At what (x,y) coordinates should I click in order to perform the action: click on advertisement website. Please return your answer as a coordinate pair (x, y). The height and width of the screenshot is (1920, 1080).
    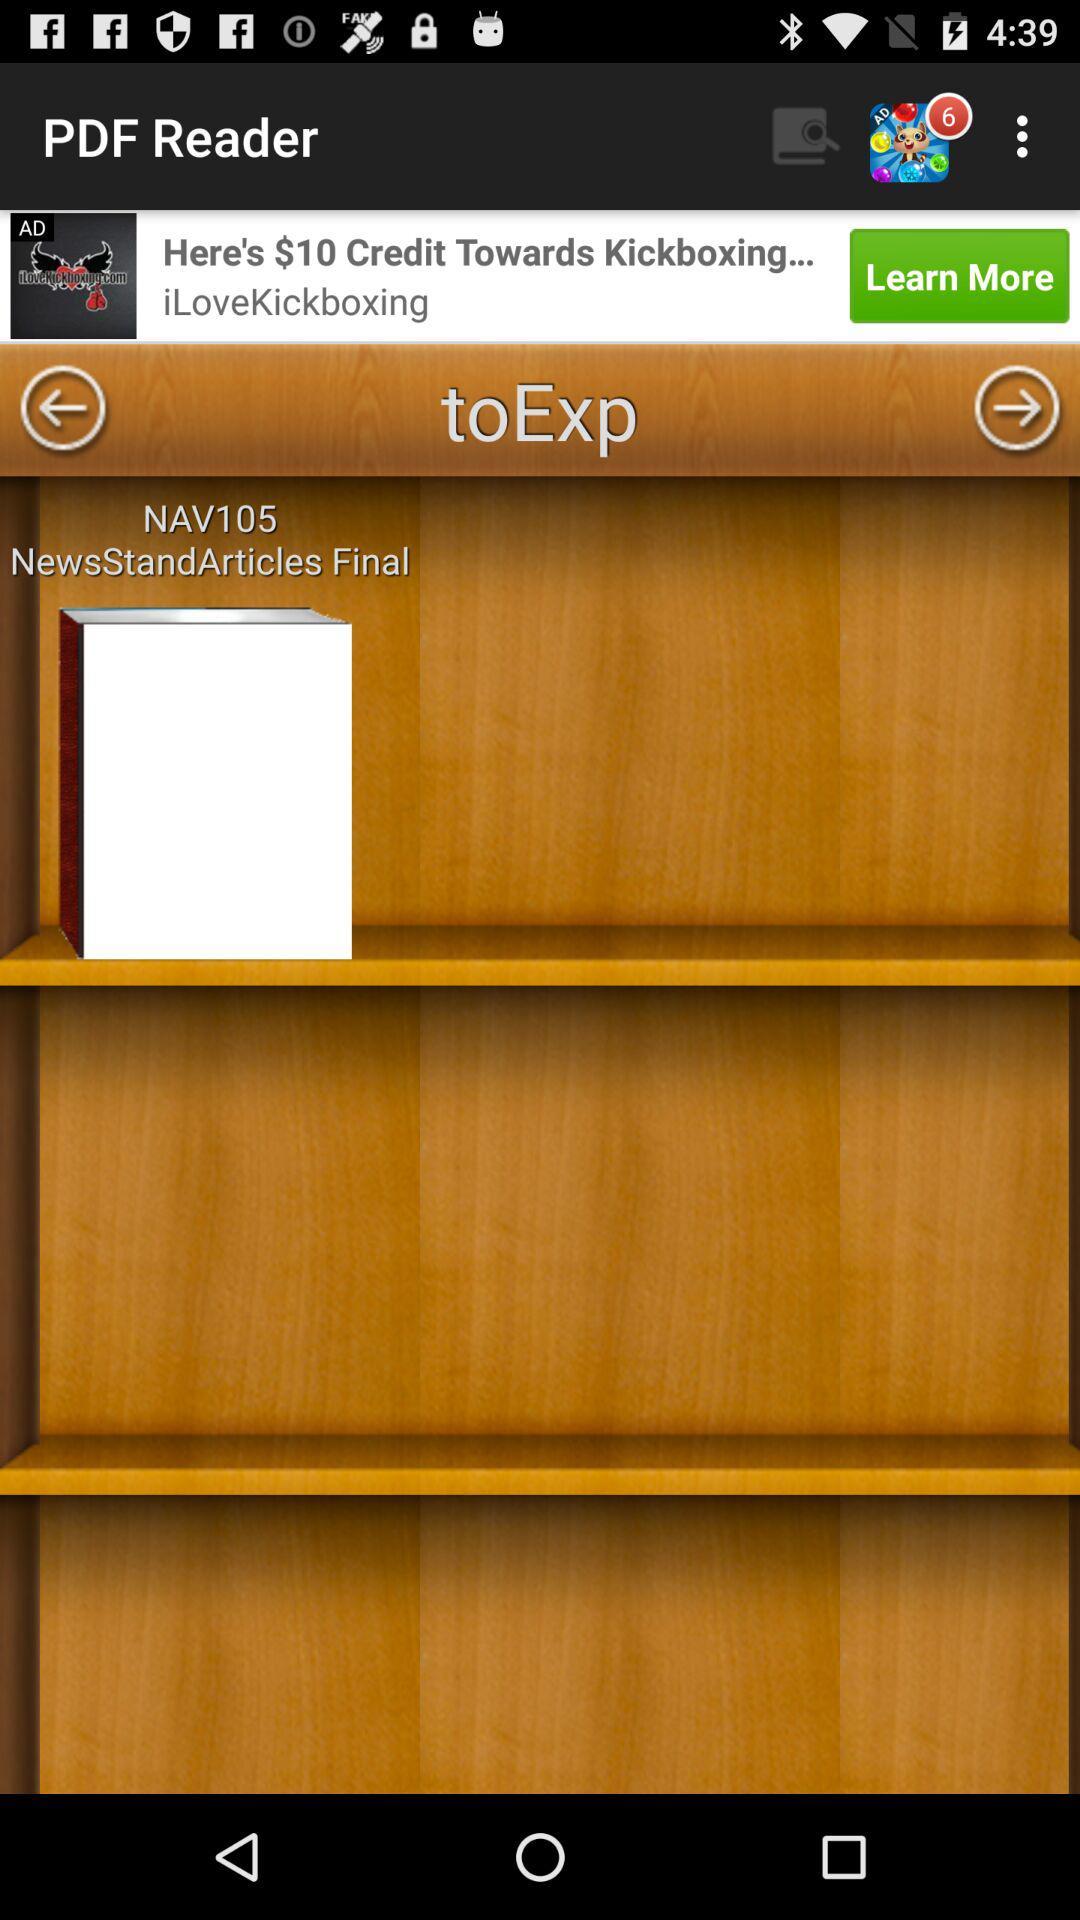
    Looking at the image, I should click on (72, 274).